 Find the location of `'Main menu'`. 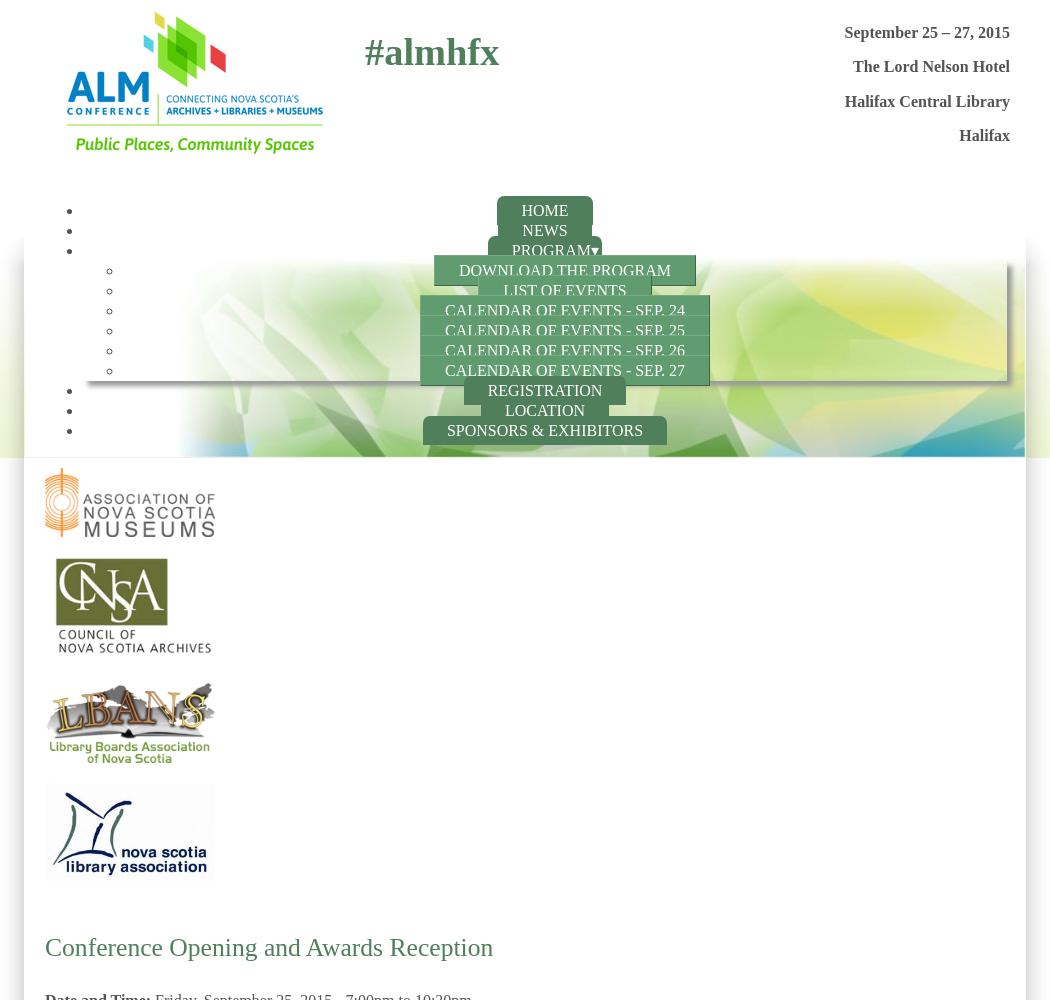

'Main menu' is located at coordinates (93, 221).